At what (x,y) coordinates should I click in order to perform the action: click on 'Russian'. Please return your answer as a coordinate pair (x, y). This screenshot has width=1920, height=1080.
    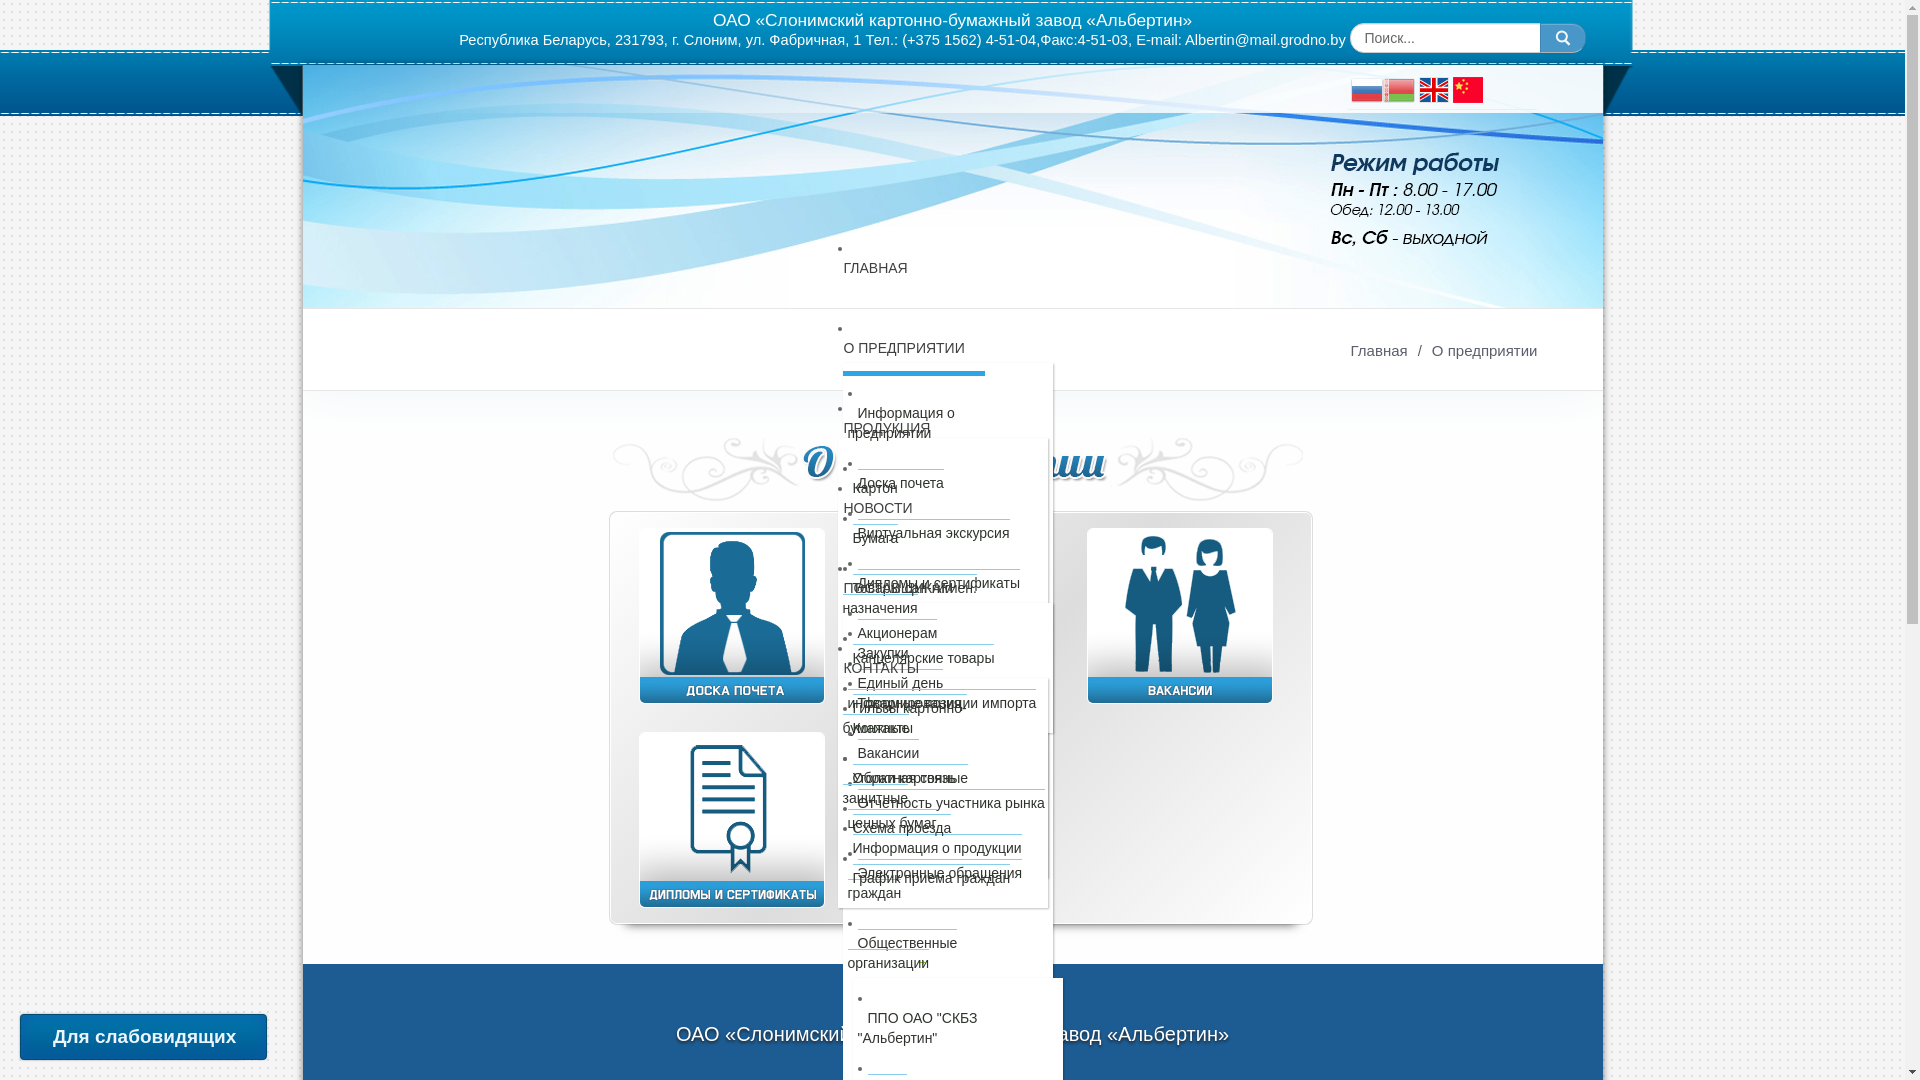
    Looking at the image, I should click on (1365, 87).